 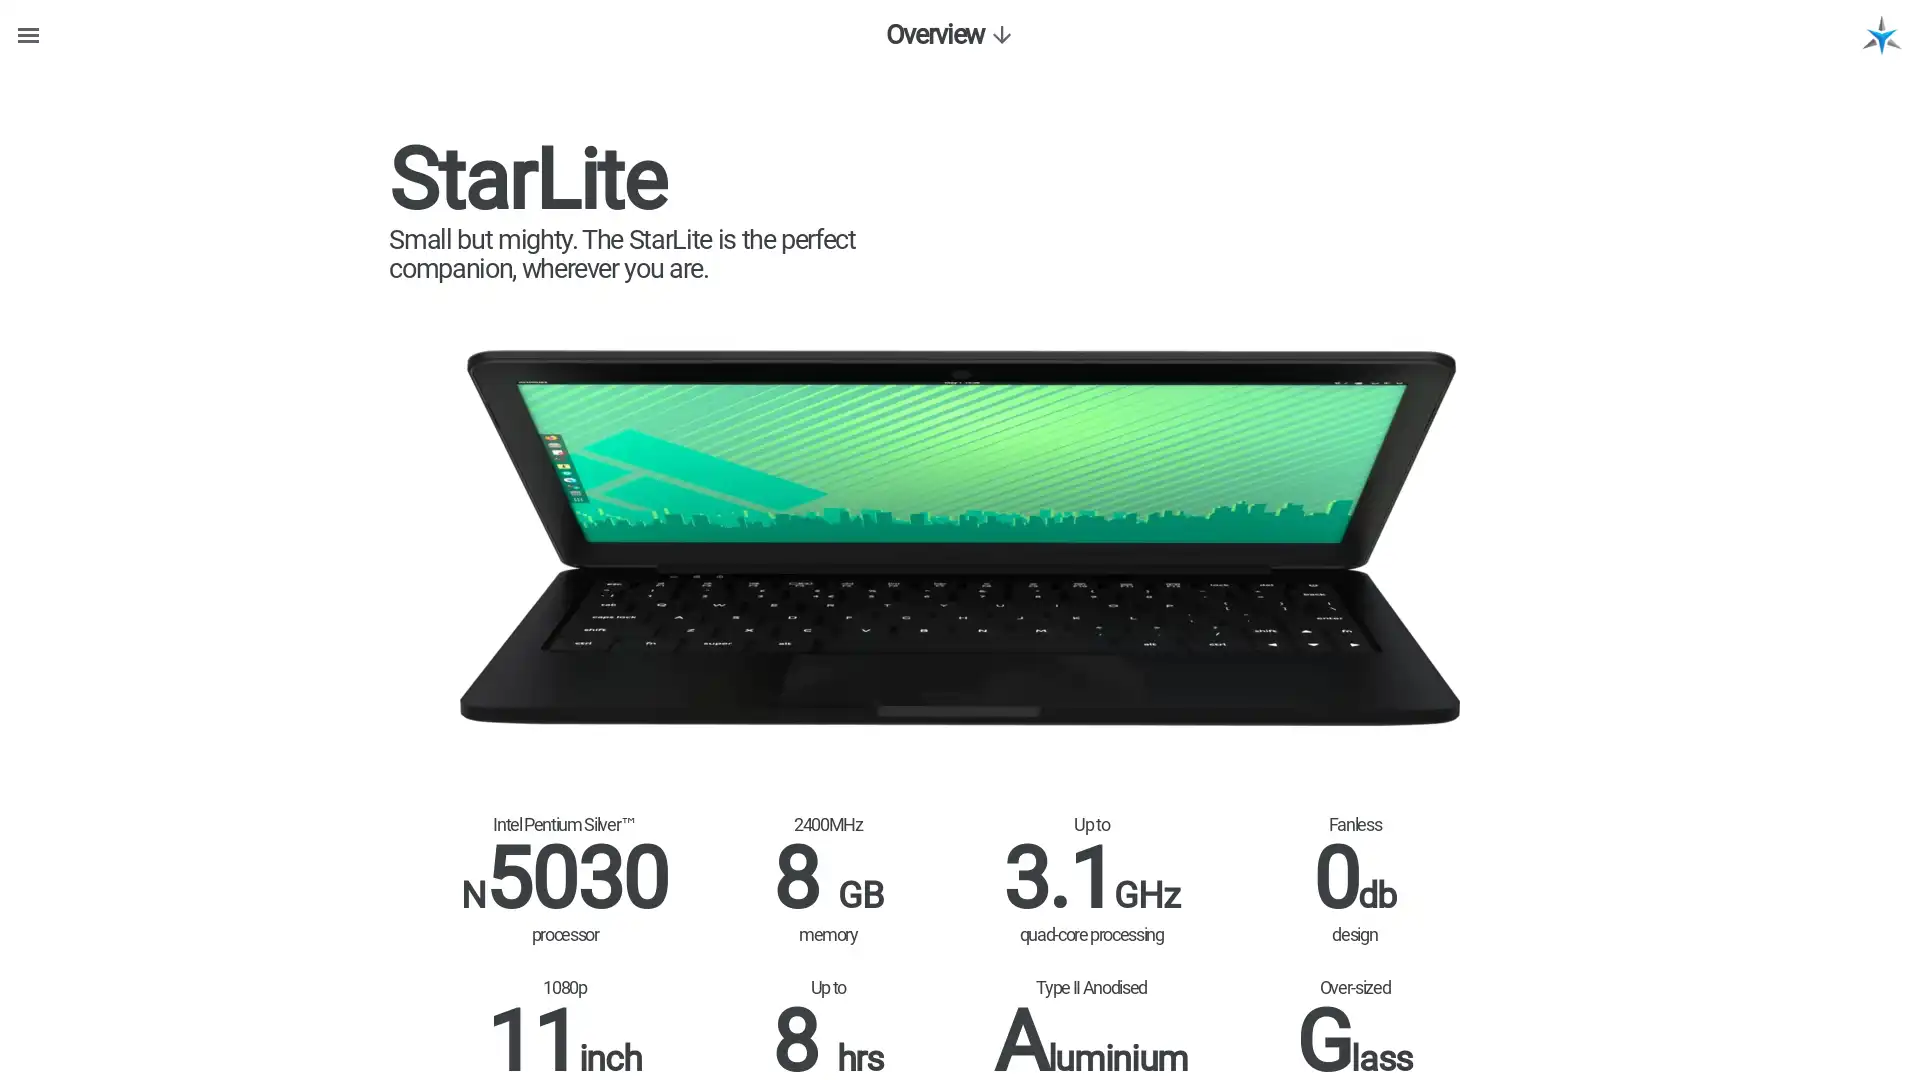 What do you see at coordinates (1867, 950) in the screenshot?
I see `Chat widget toggle` at bounding box center [1867, 950].